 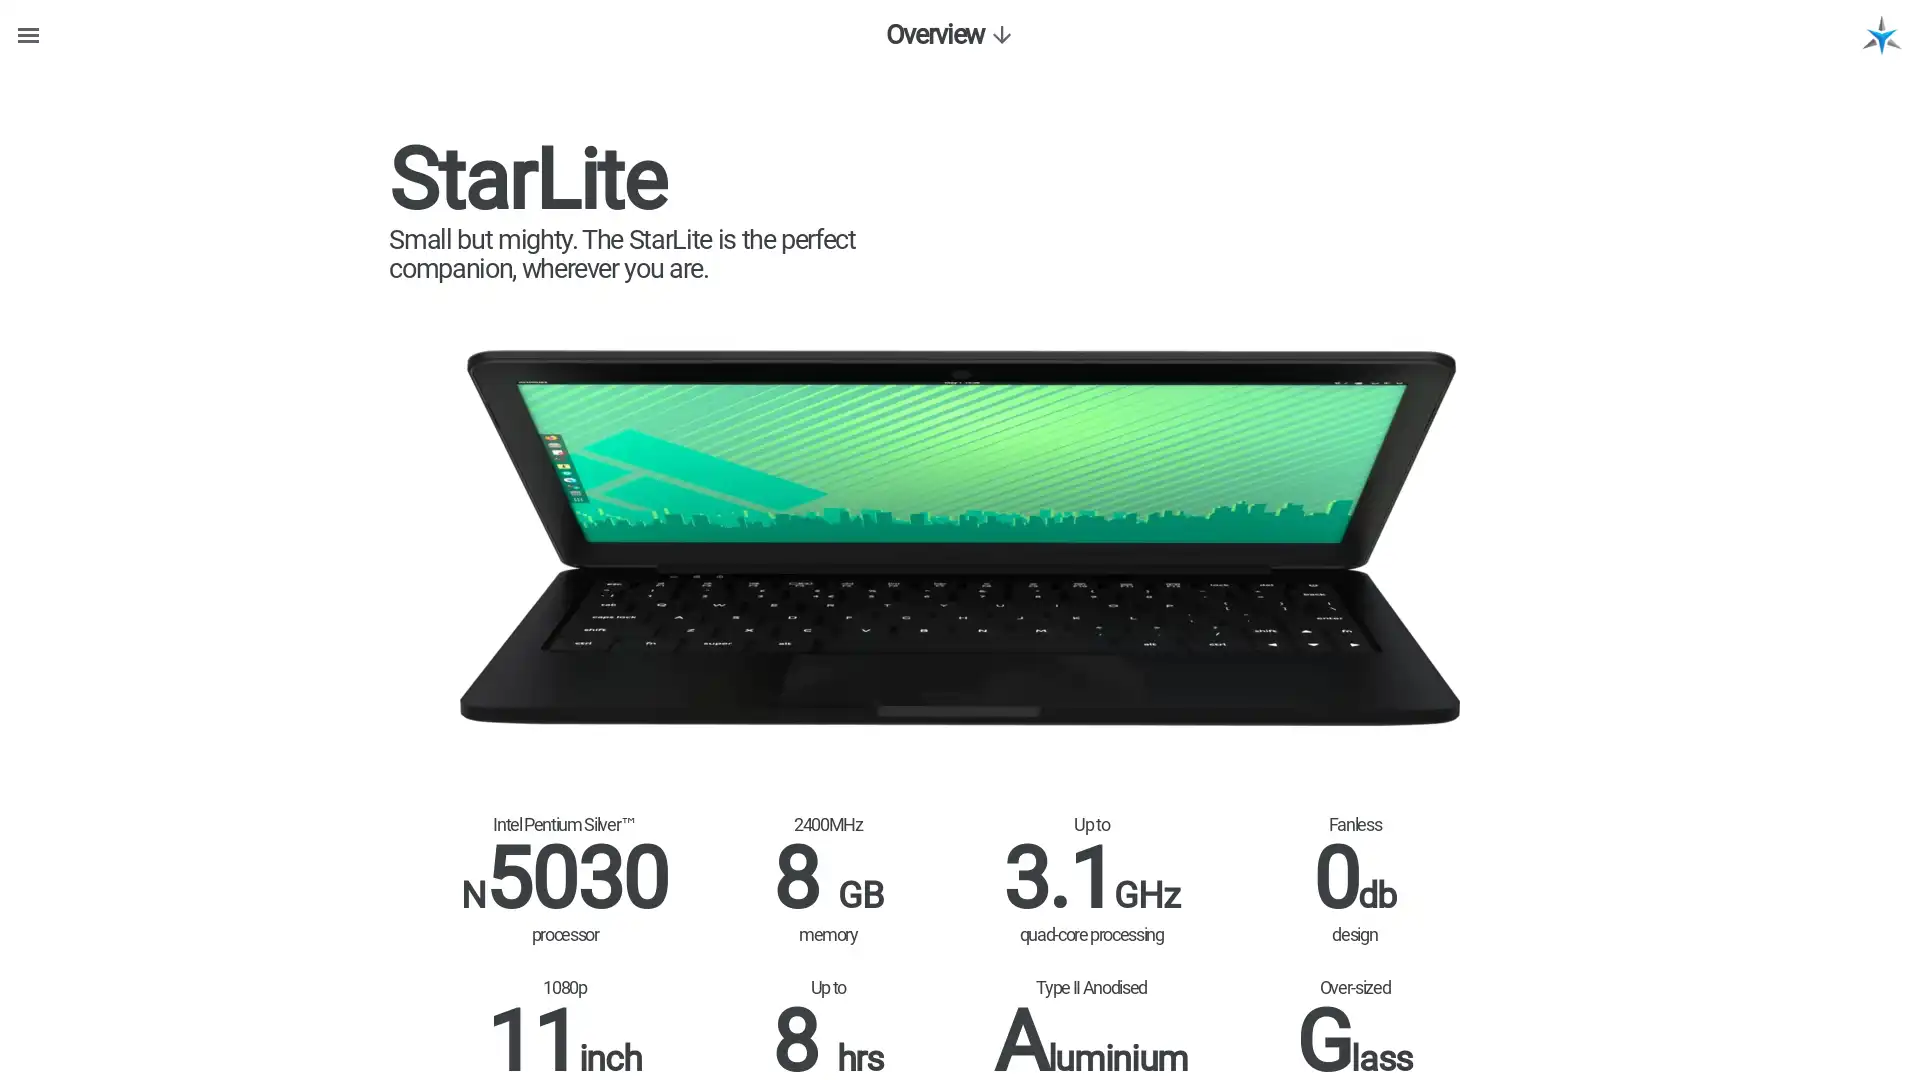 What do you see at coordinates (1867, 950) in the screenshot?
I see `Chat widget toggle` at bounding box center [1867, 950].